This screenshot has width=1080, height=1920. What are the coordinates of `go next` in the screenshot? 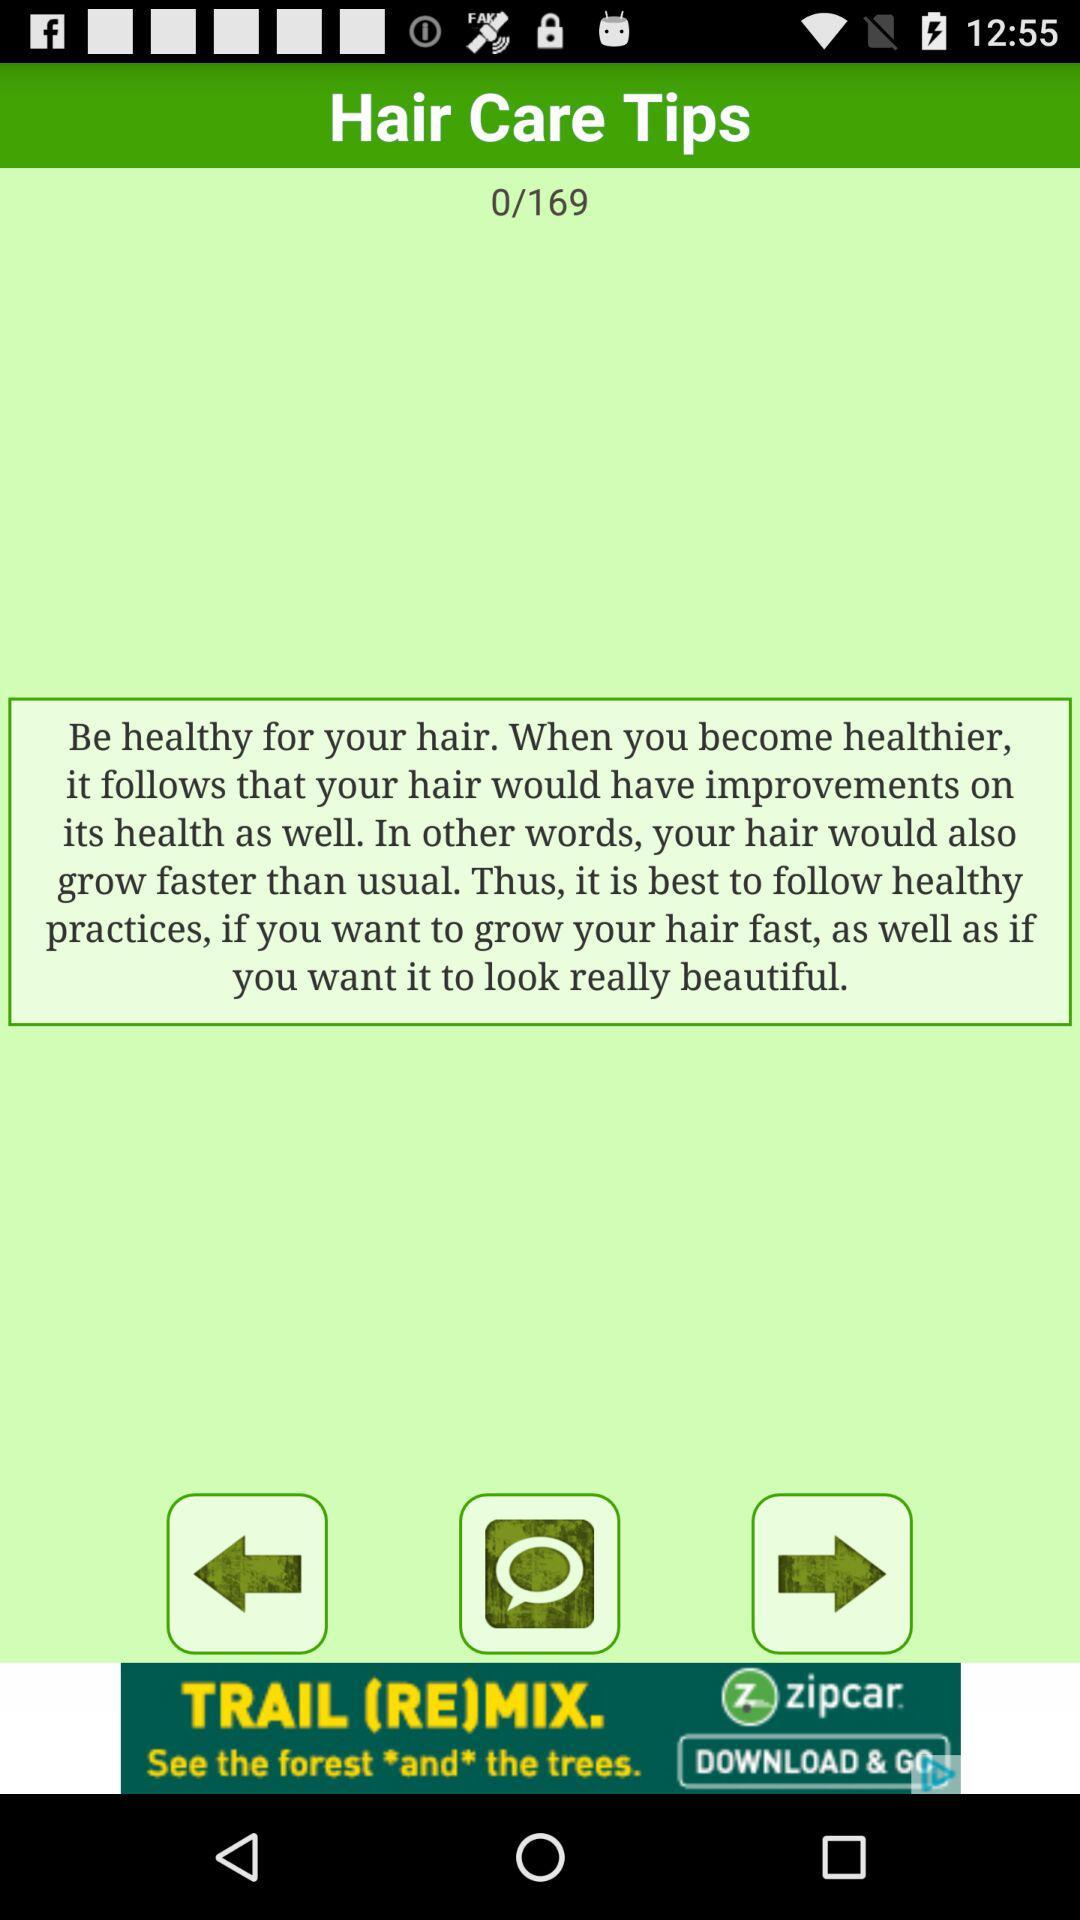 It's located at (832, 1572).